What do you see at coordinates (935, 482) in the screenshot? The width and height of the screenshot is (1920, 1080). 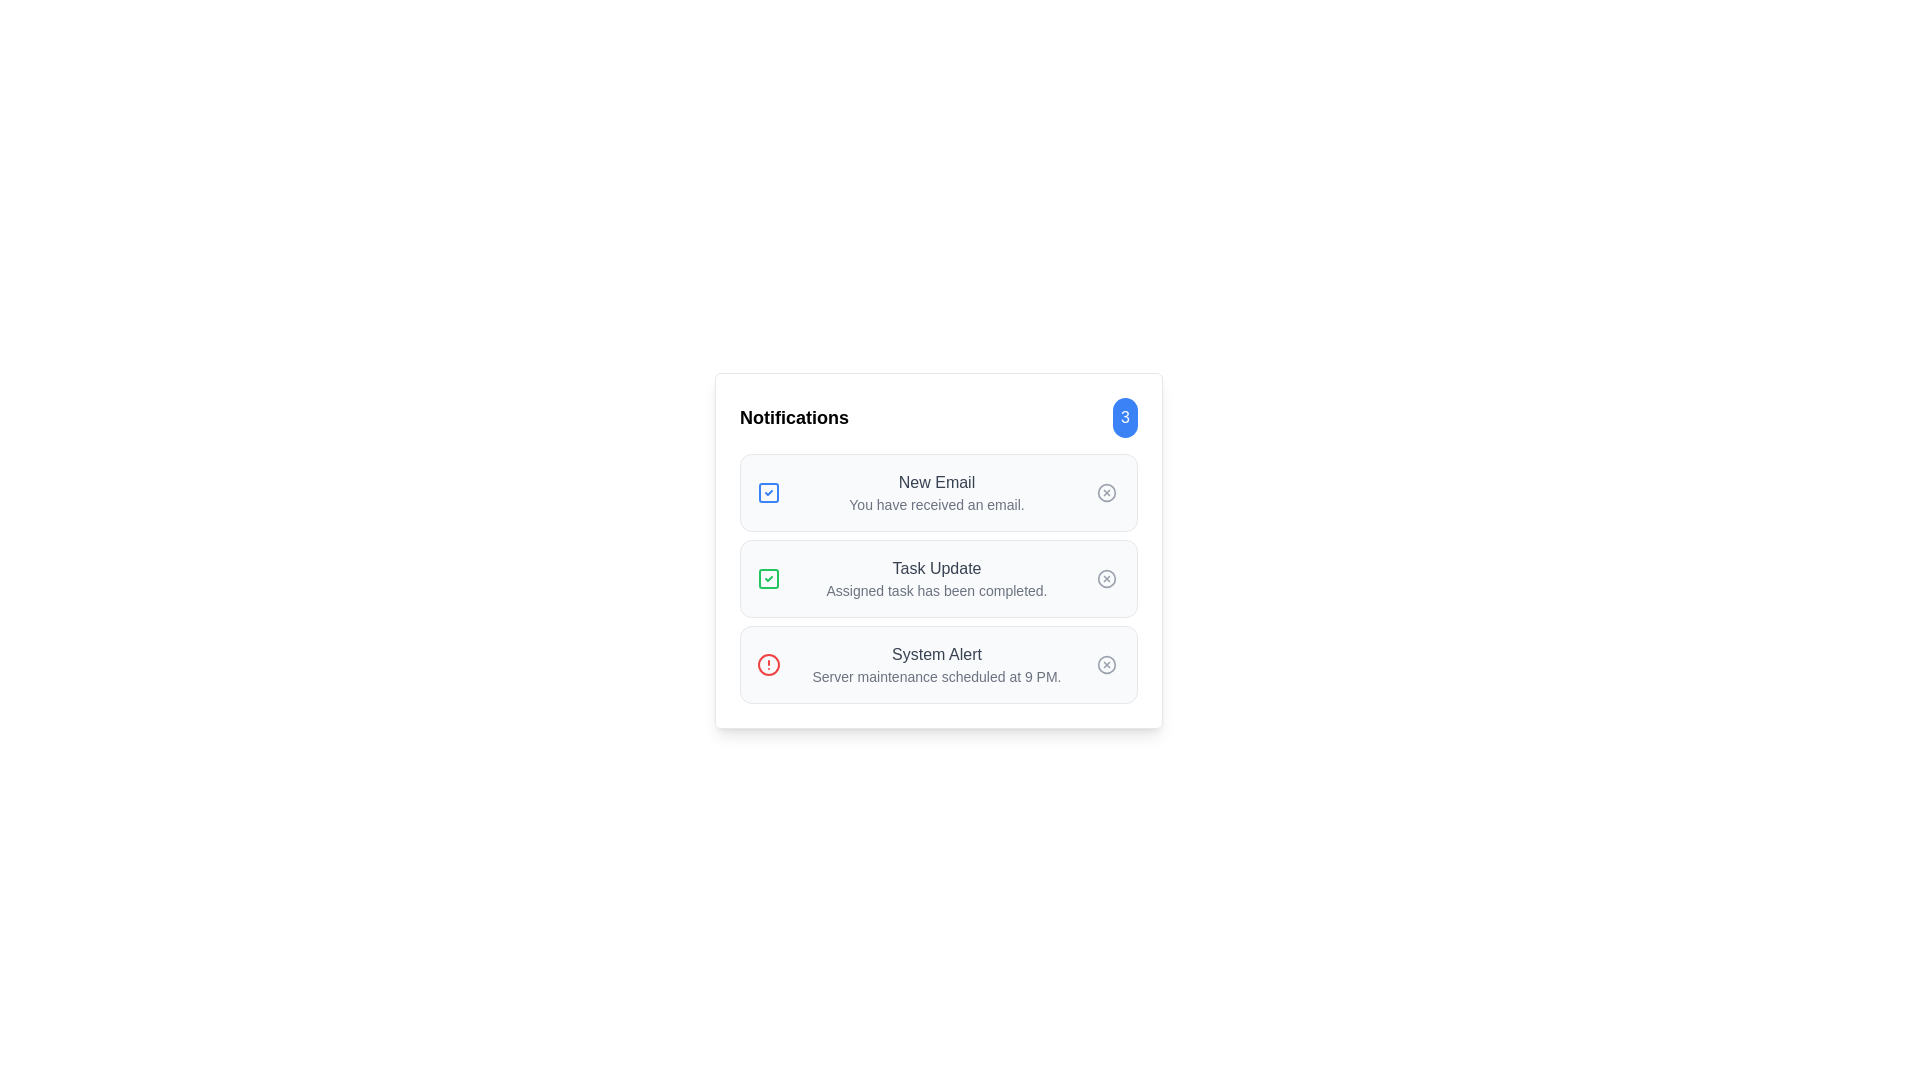 I see `text label that reads 'New Email' which is prominently displayed in the notification card located in the Notifications section` at bounding box center [935, 482].